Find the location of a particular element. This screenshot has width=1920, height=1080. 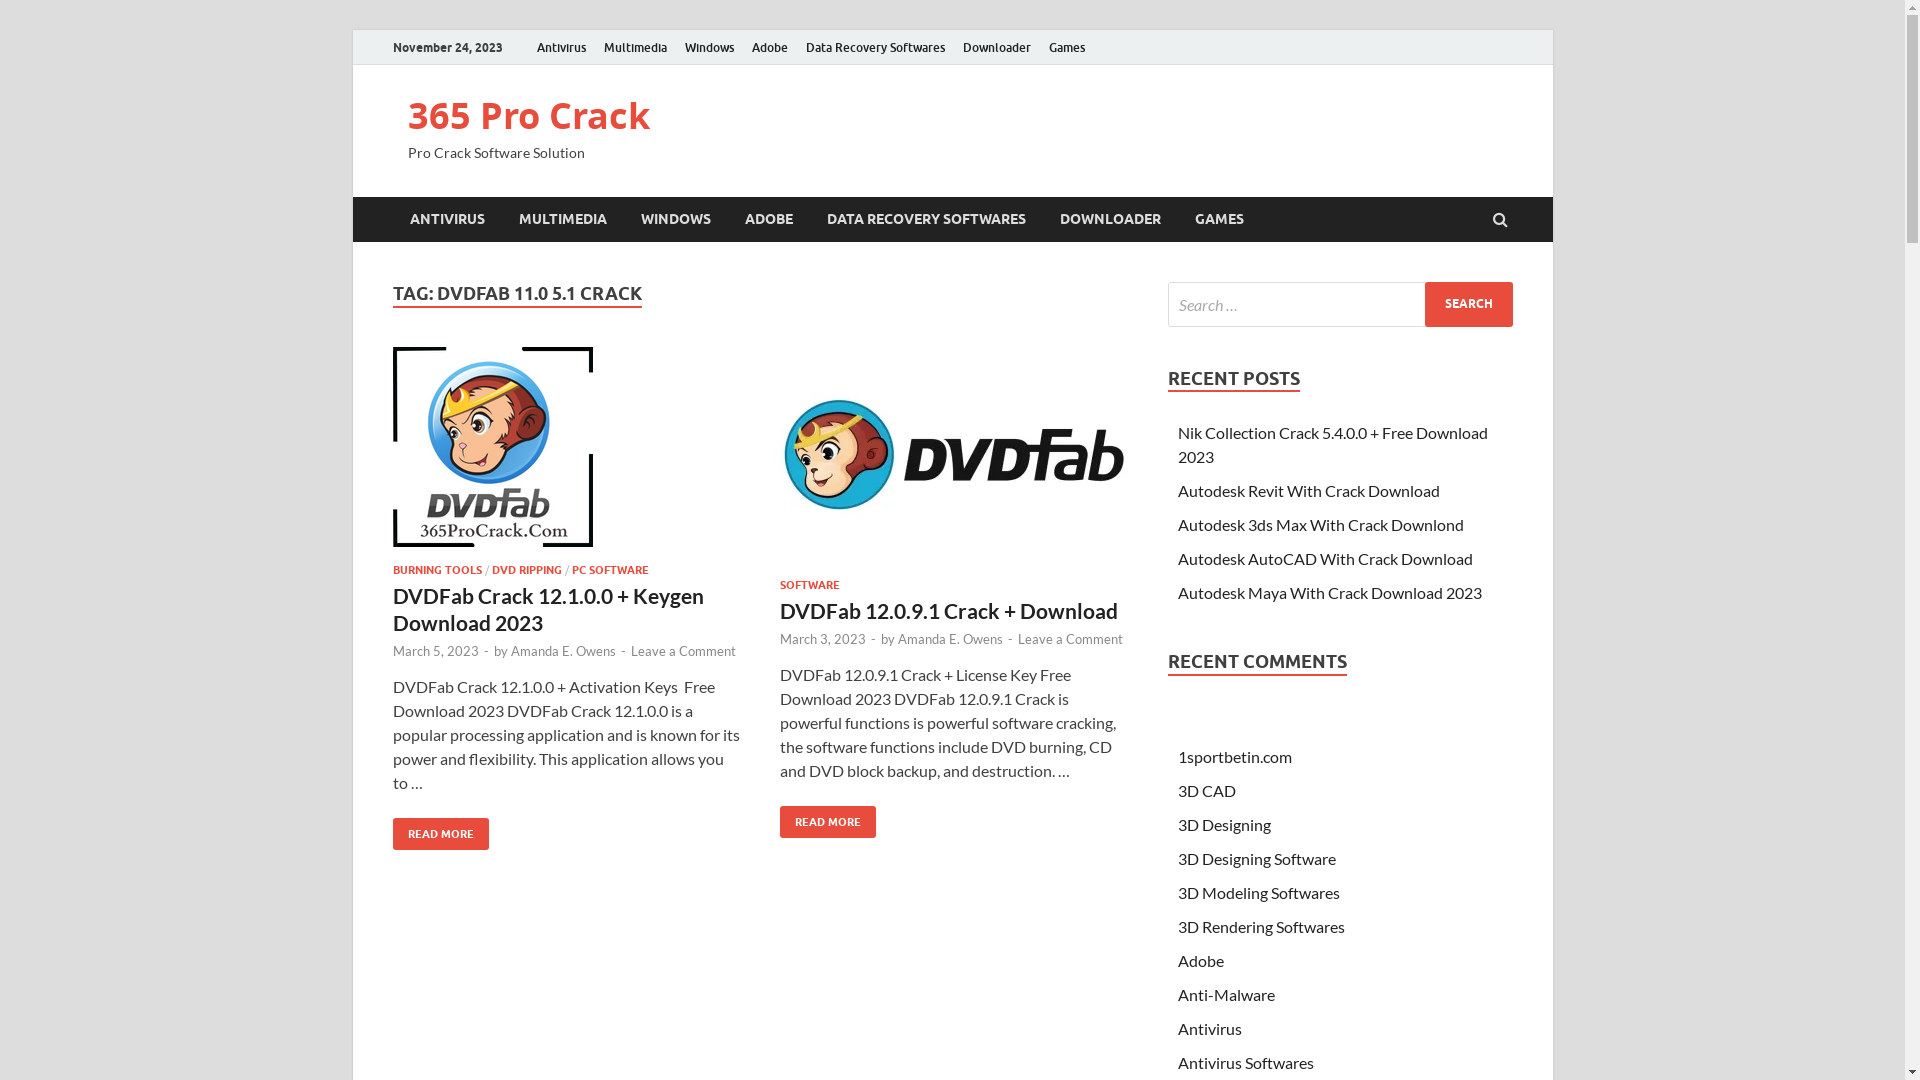

'ANTIVIRUS' is located at coordinates (445, 219).